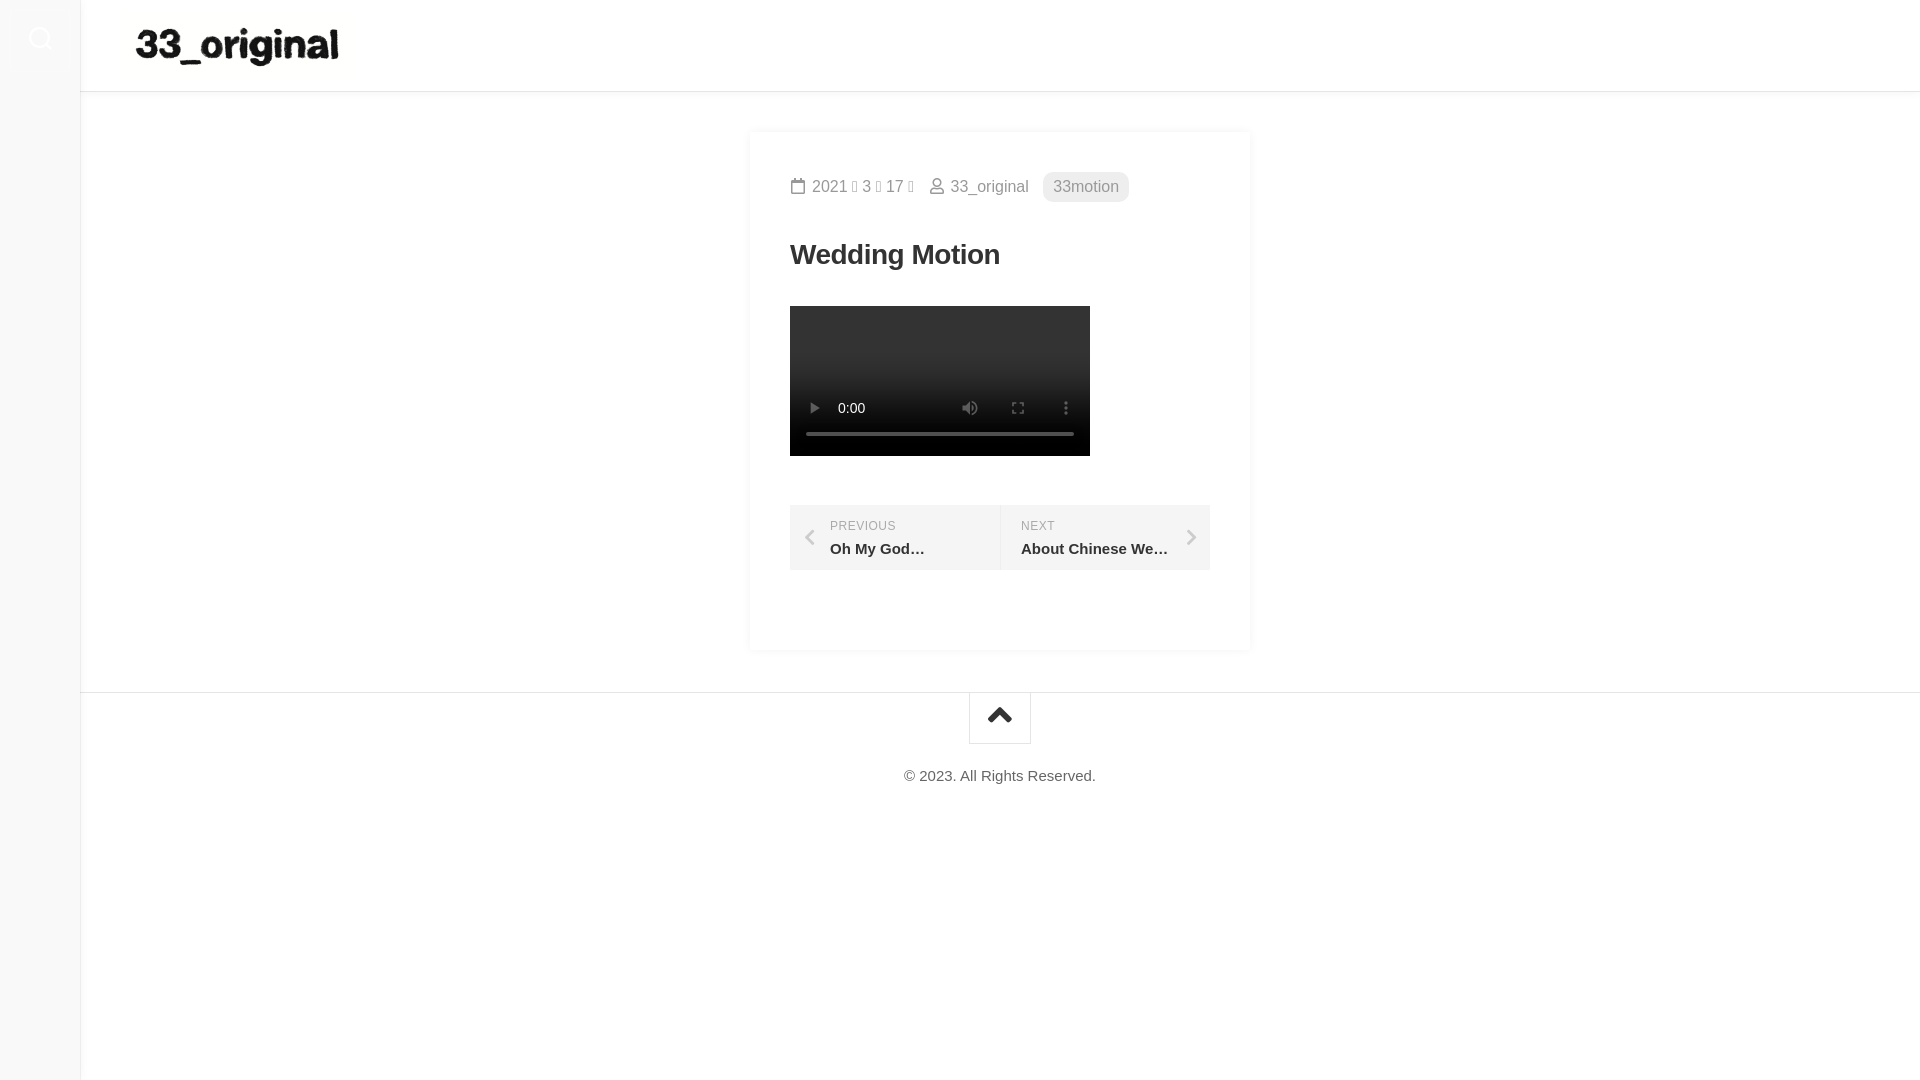 The image size is (1920, 1080). What do you see at coordinates (988, 186) in the screenshot?
I see `'33_original'` at bounding box center [988, 186].